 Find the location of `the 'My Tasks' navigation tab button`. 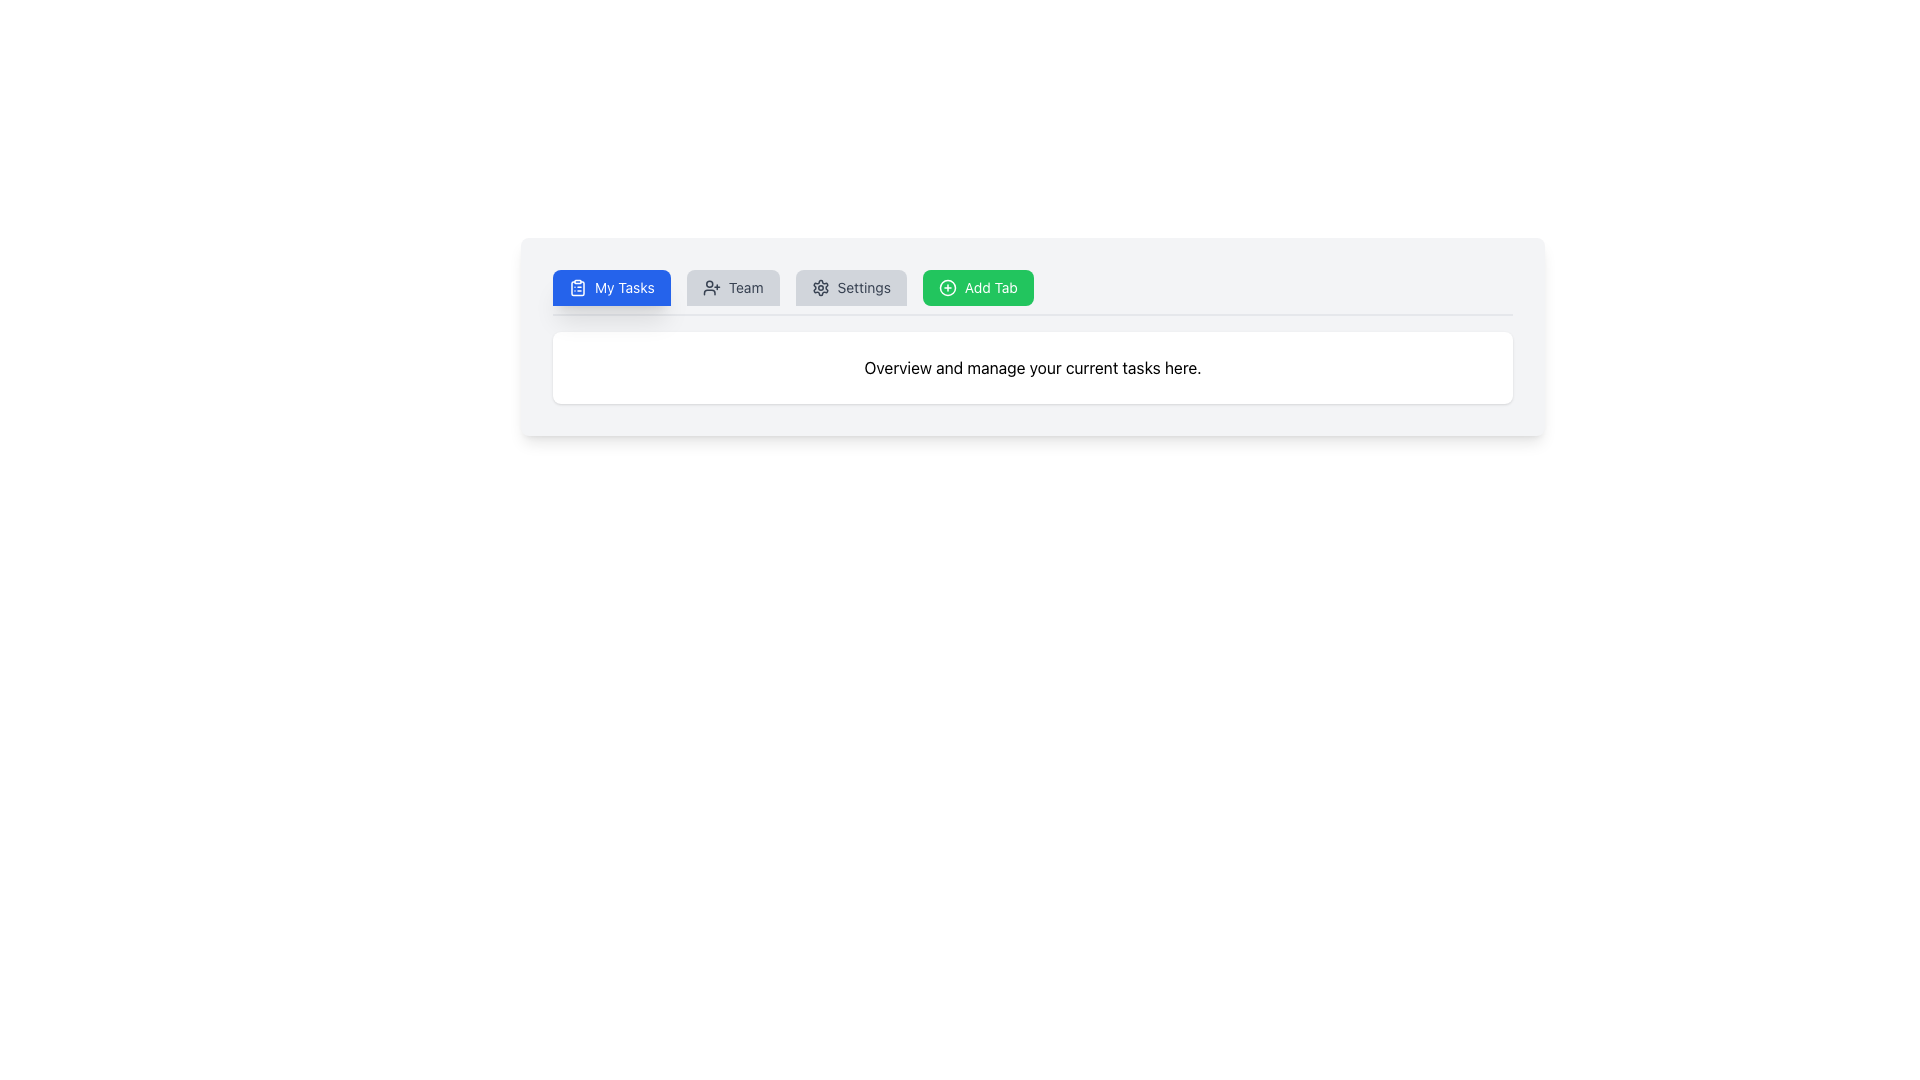

the 'My Tasks' navigation tab button is located at coordinates (610, 288).